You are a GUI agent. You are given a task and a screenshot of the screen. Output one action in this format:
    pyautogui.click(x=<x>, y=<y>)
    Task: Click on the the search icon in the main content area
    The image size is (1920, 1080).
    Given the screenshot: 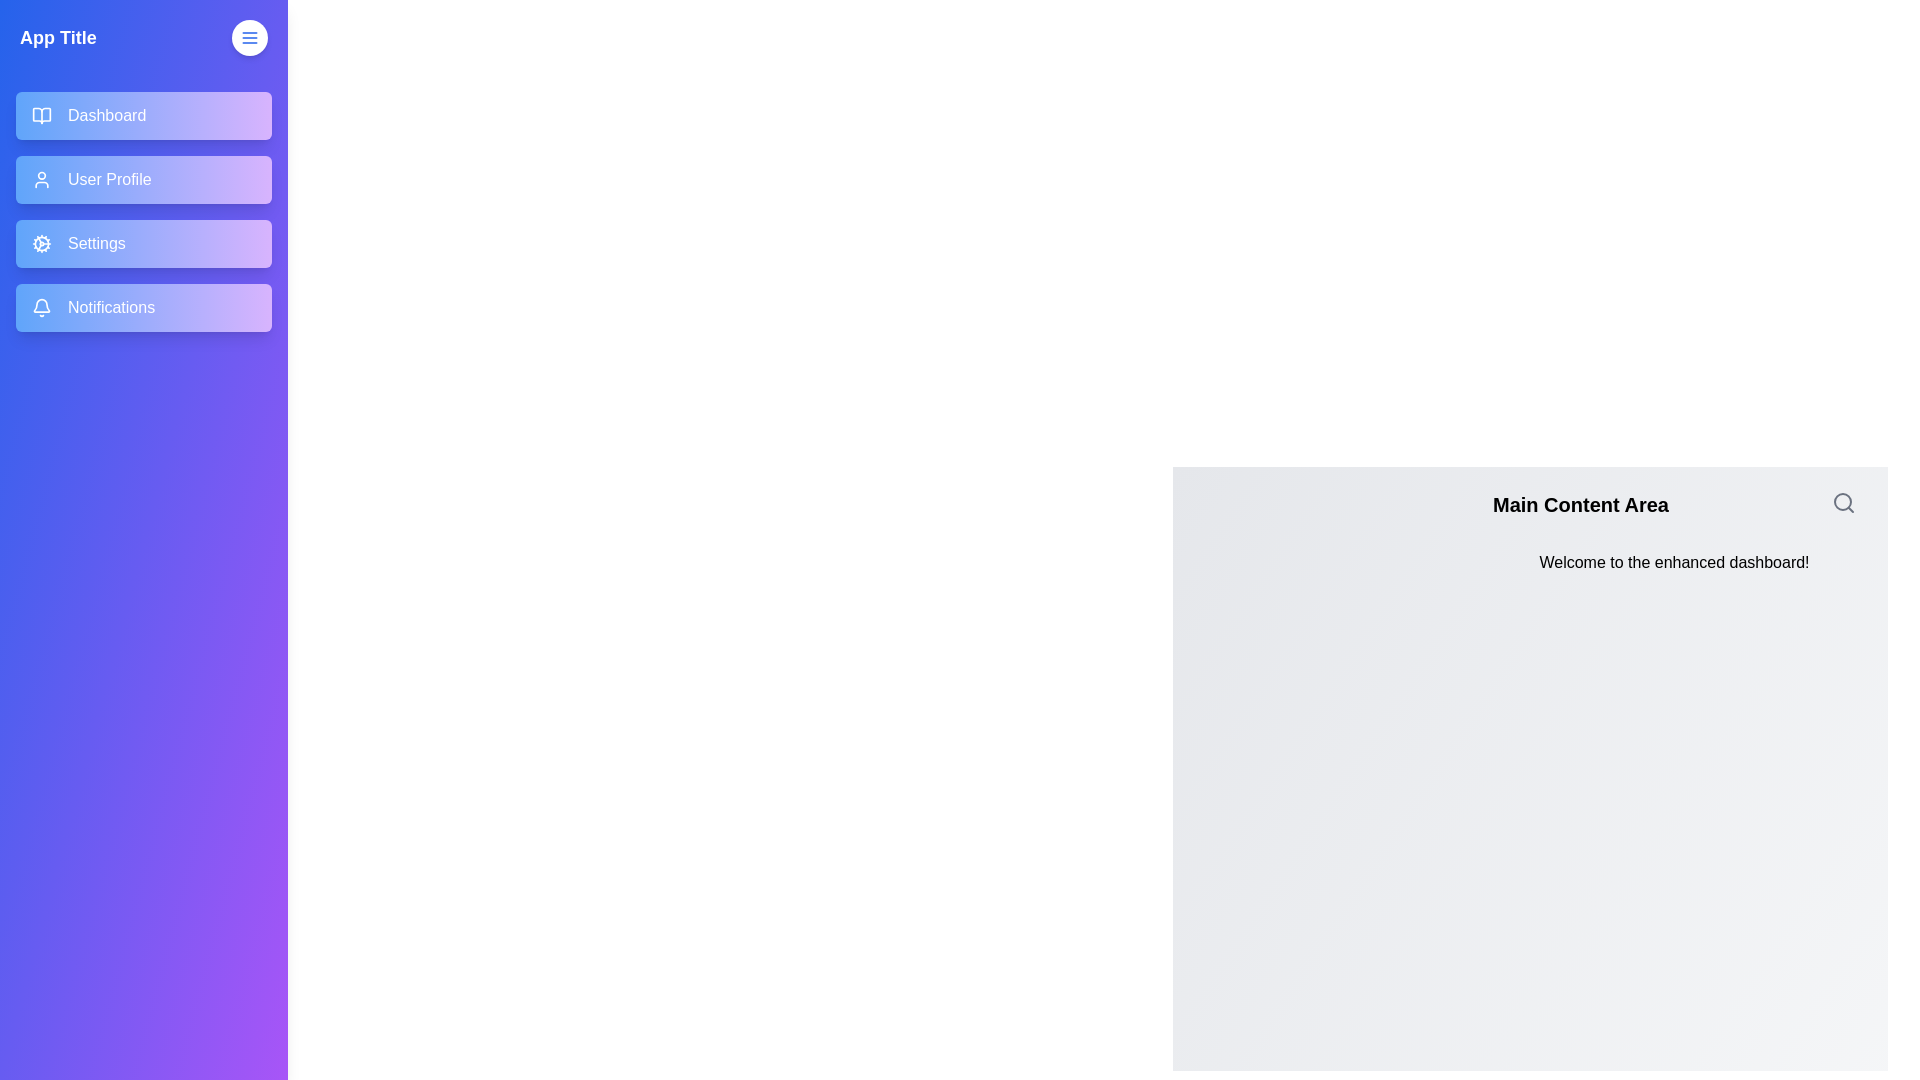 What is the action you would take?
    pyautogui.click(x=1842, y=501)
    